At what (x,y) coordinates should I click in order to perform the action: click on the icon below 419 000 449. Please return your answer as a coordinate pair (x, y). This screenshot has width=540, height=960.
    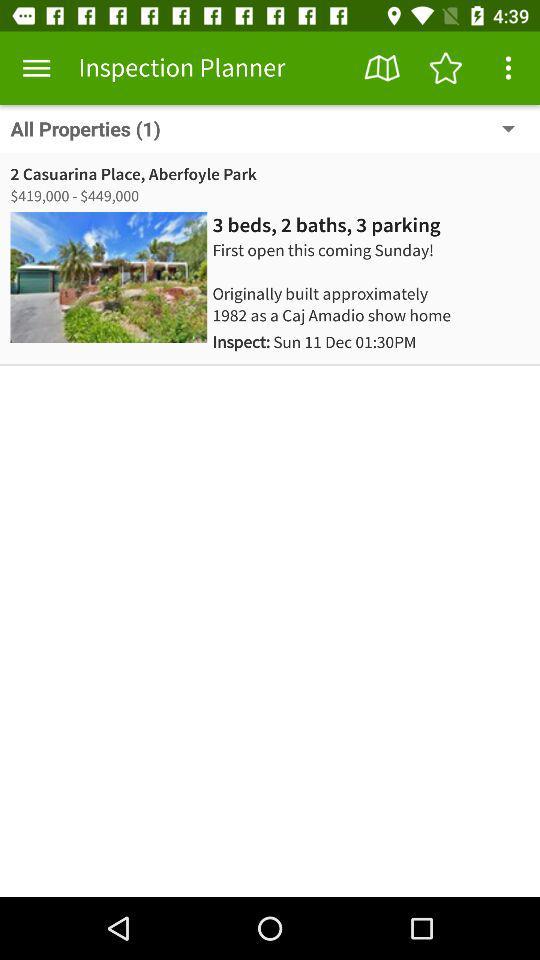
    Looking at the image, I should click on (108, 276).